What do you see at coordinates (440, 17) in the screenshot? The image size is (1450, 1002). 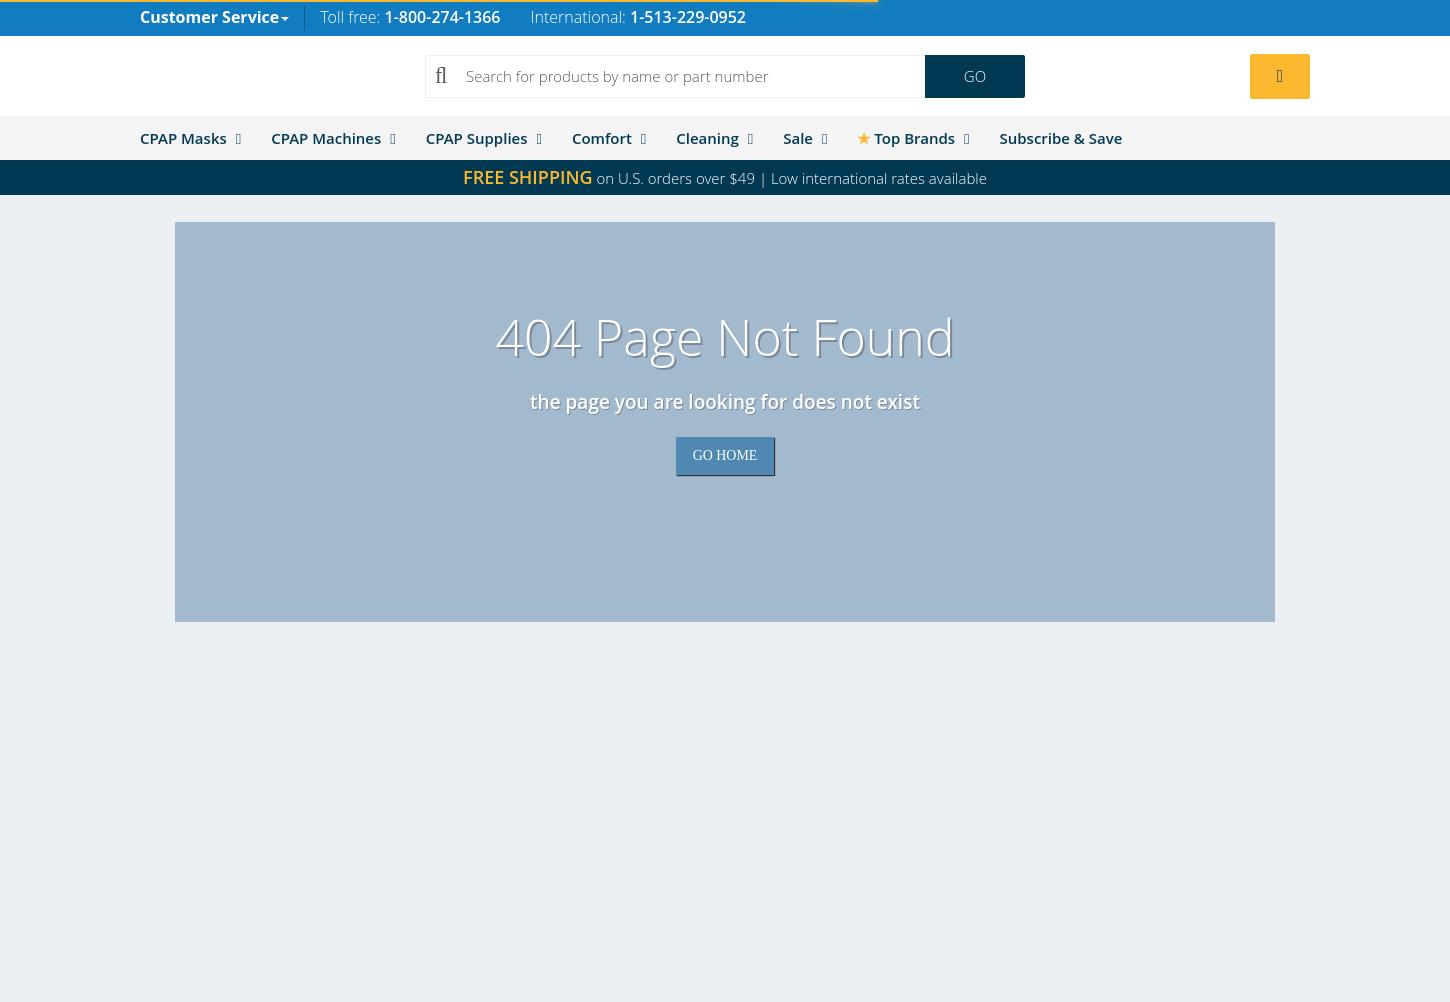 I see `'1-800-274-1366'` at bounding box center [440, 17].